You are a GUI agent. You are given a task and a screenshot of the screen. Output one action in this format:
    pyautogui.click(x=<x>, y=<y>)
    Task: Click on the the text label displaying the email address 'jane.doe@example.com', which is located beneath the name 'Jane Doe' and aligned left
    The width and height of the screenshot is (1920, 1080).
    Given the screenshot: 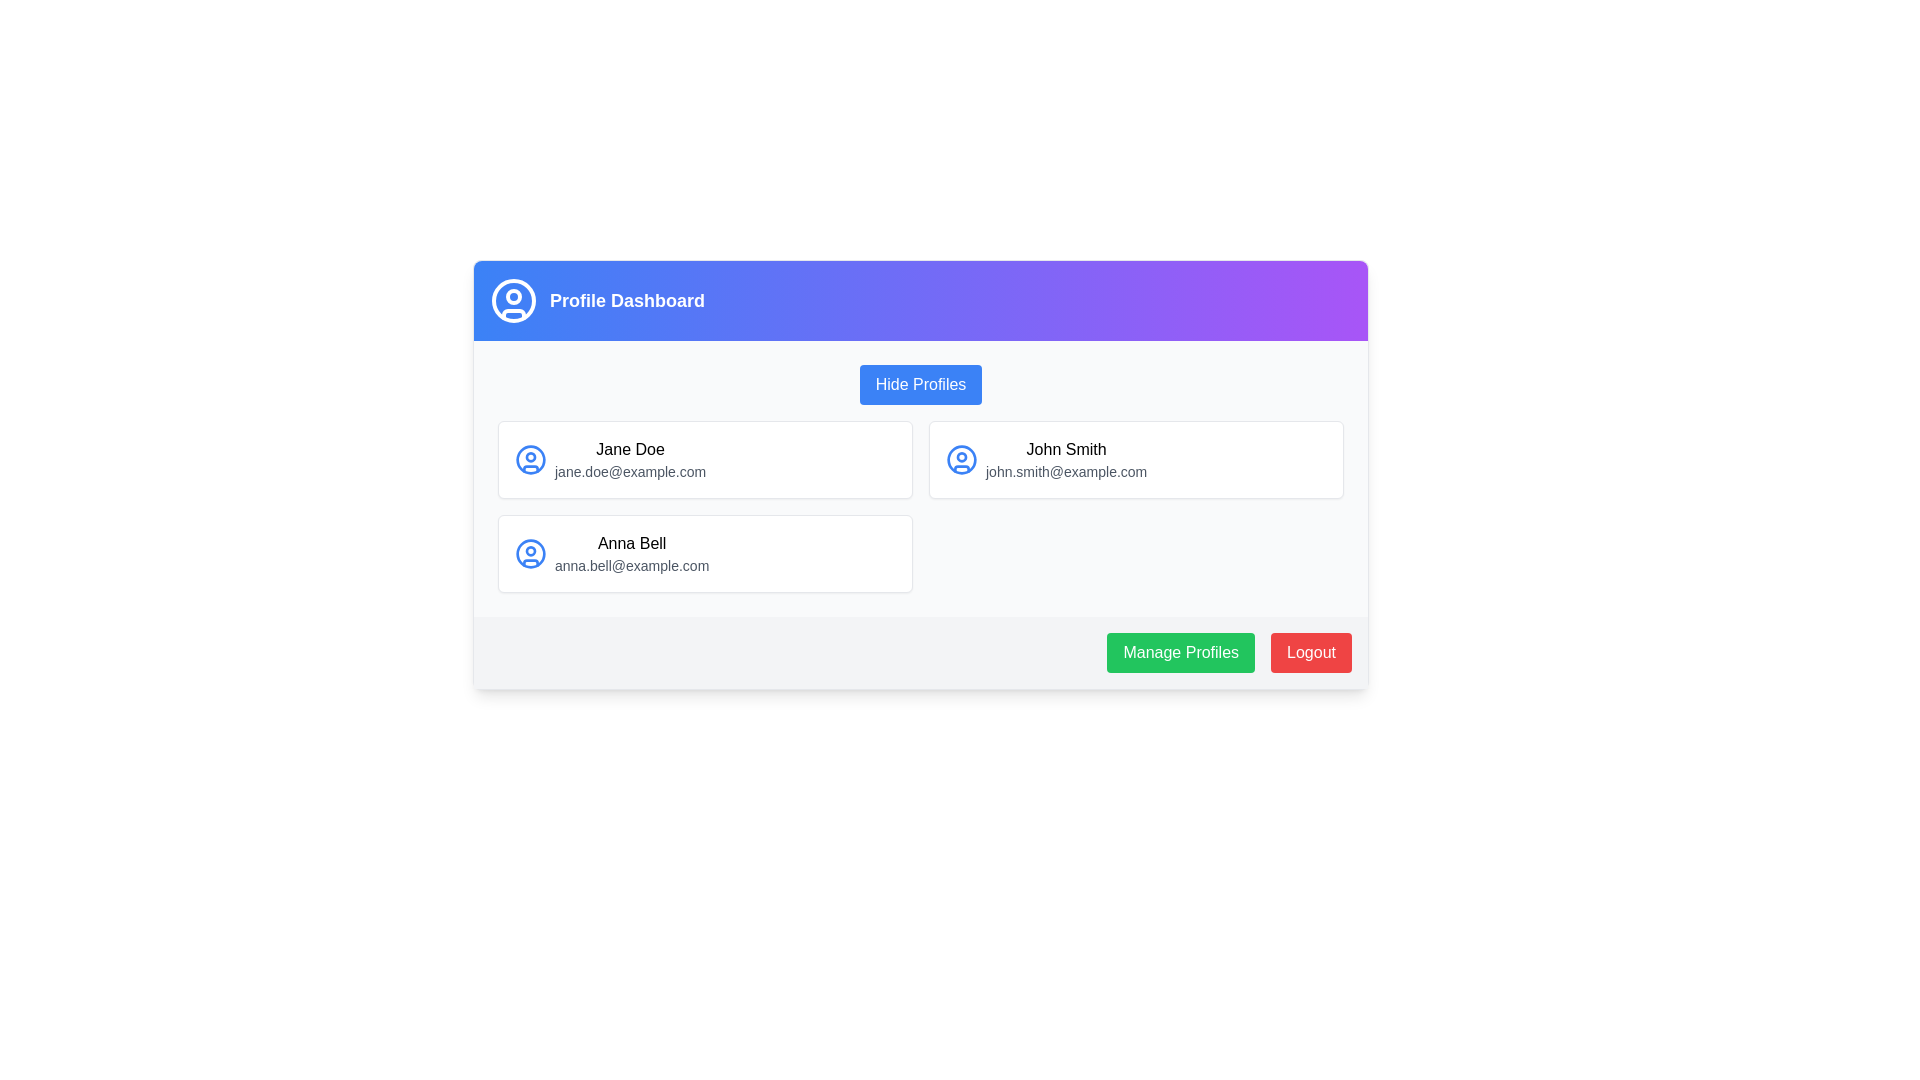 What is the action you would take?
    pyautogui.click(x=629, y=471)
    